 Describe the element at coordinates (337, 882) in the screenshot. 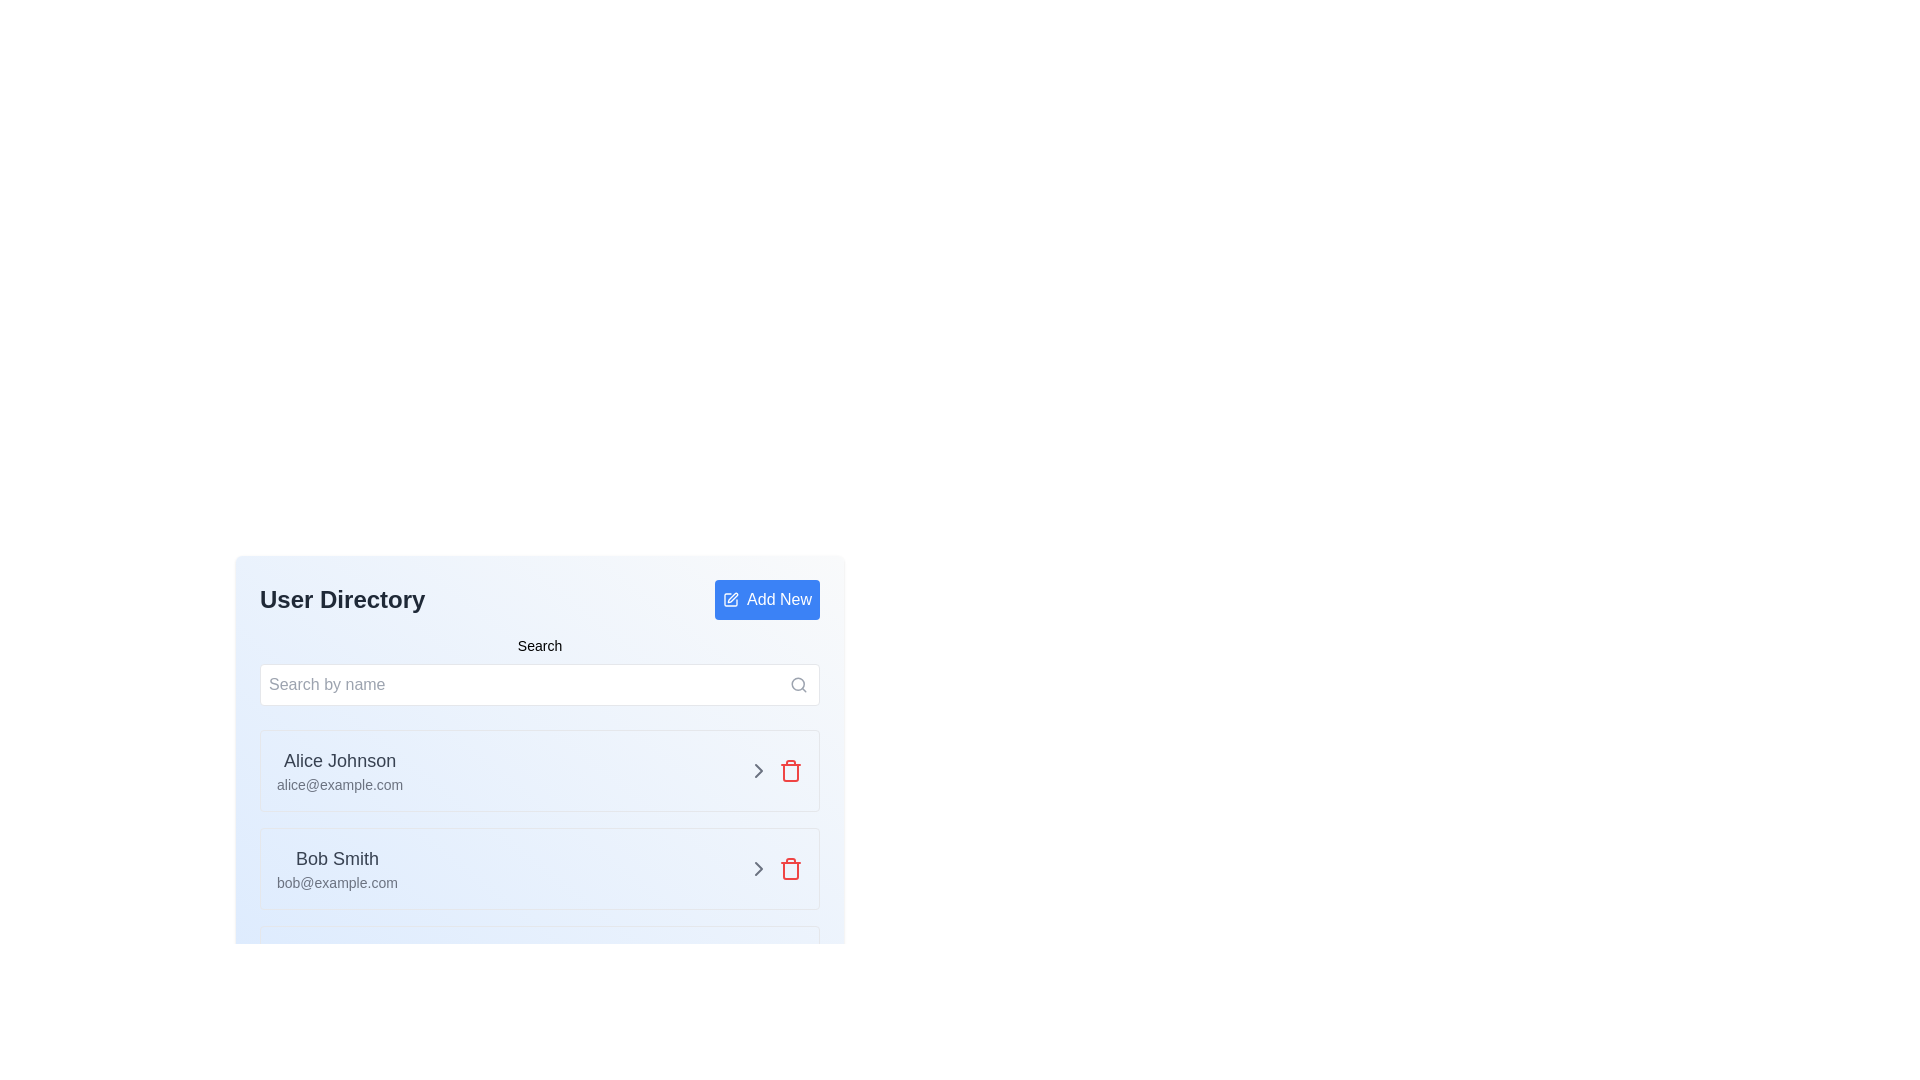

I see `email address displayed in the static text label below the name 'Bob Smith' in the user directory interface` at that location.